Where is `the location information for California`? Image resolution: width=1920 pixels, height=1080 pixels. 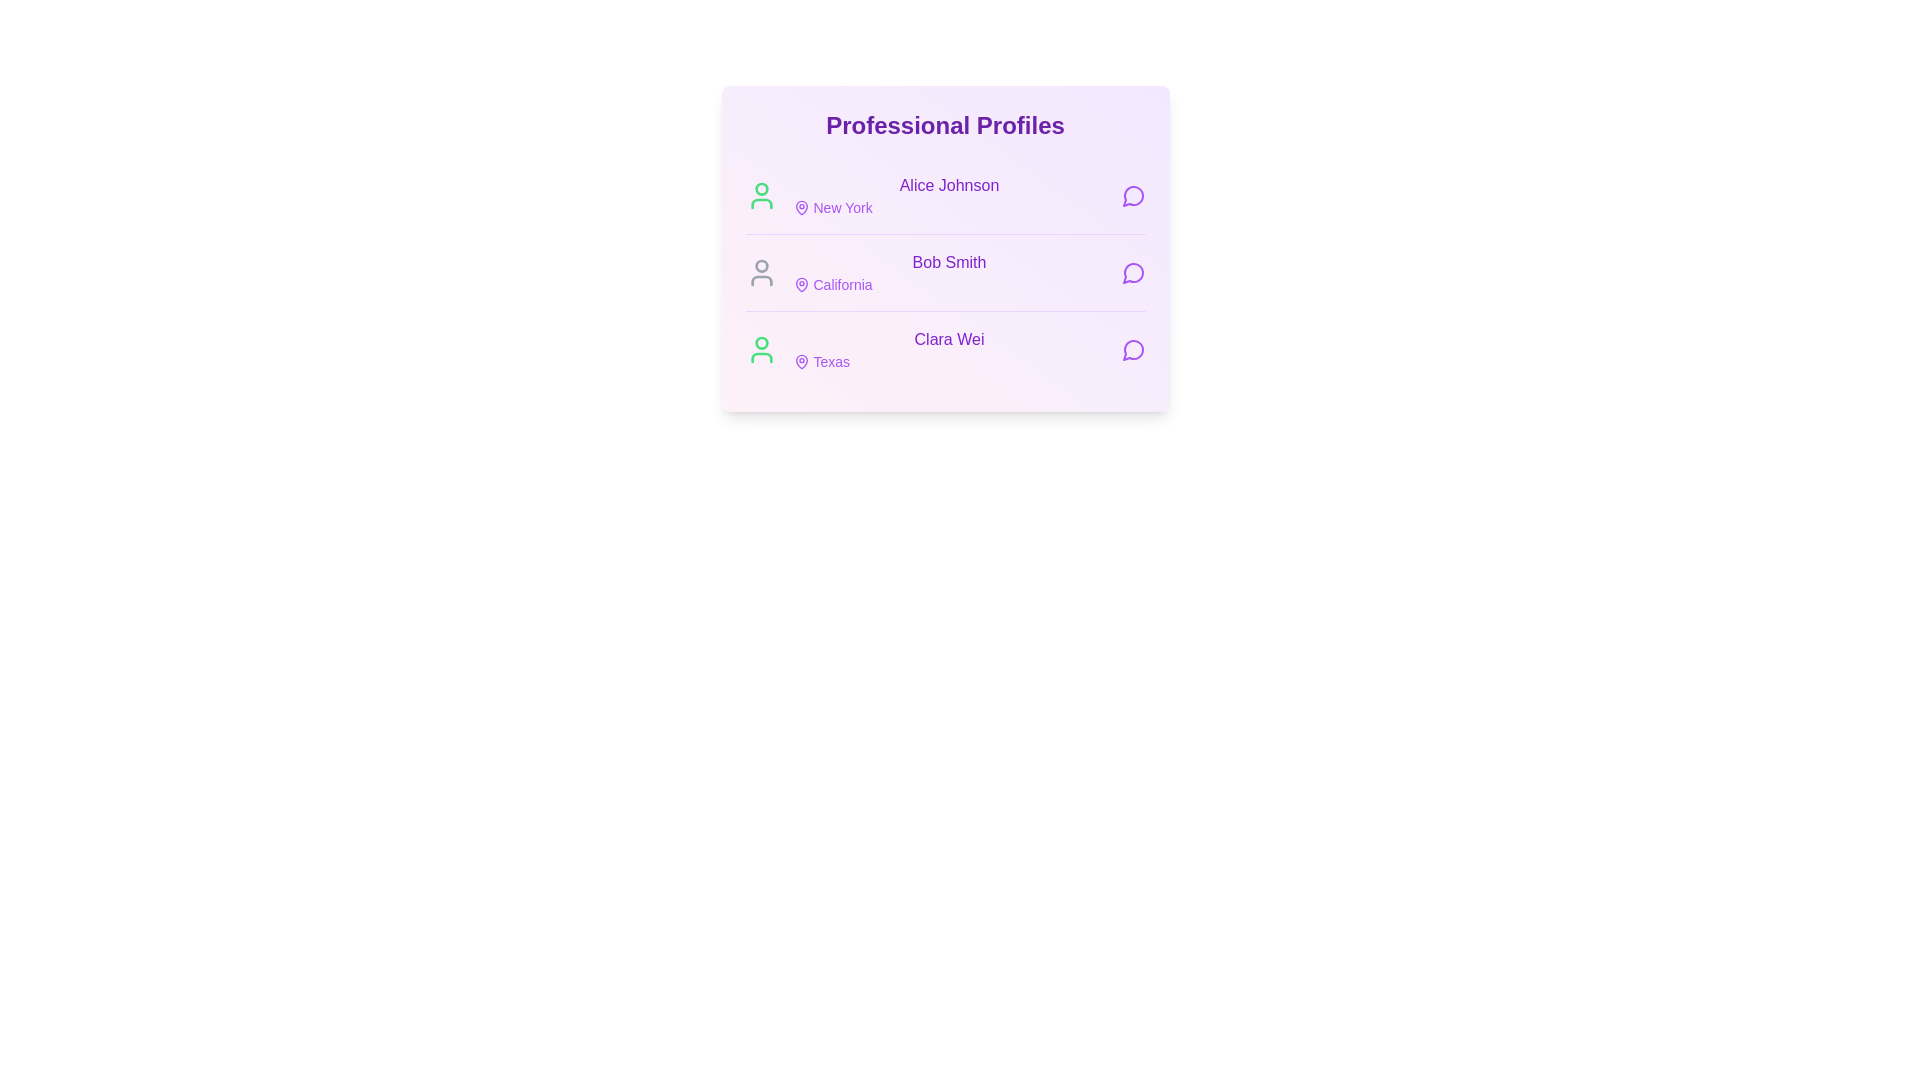 the location information for California is located at coordinates (801, 285).